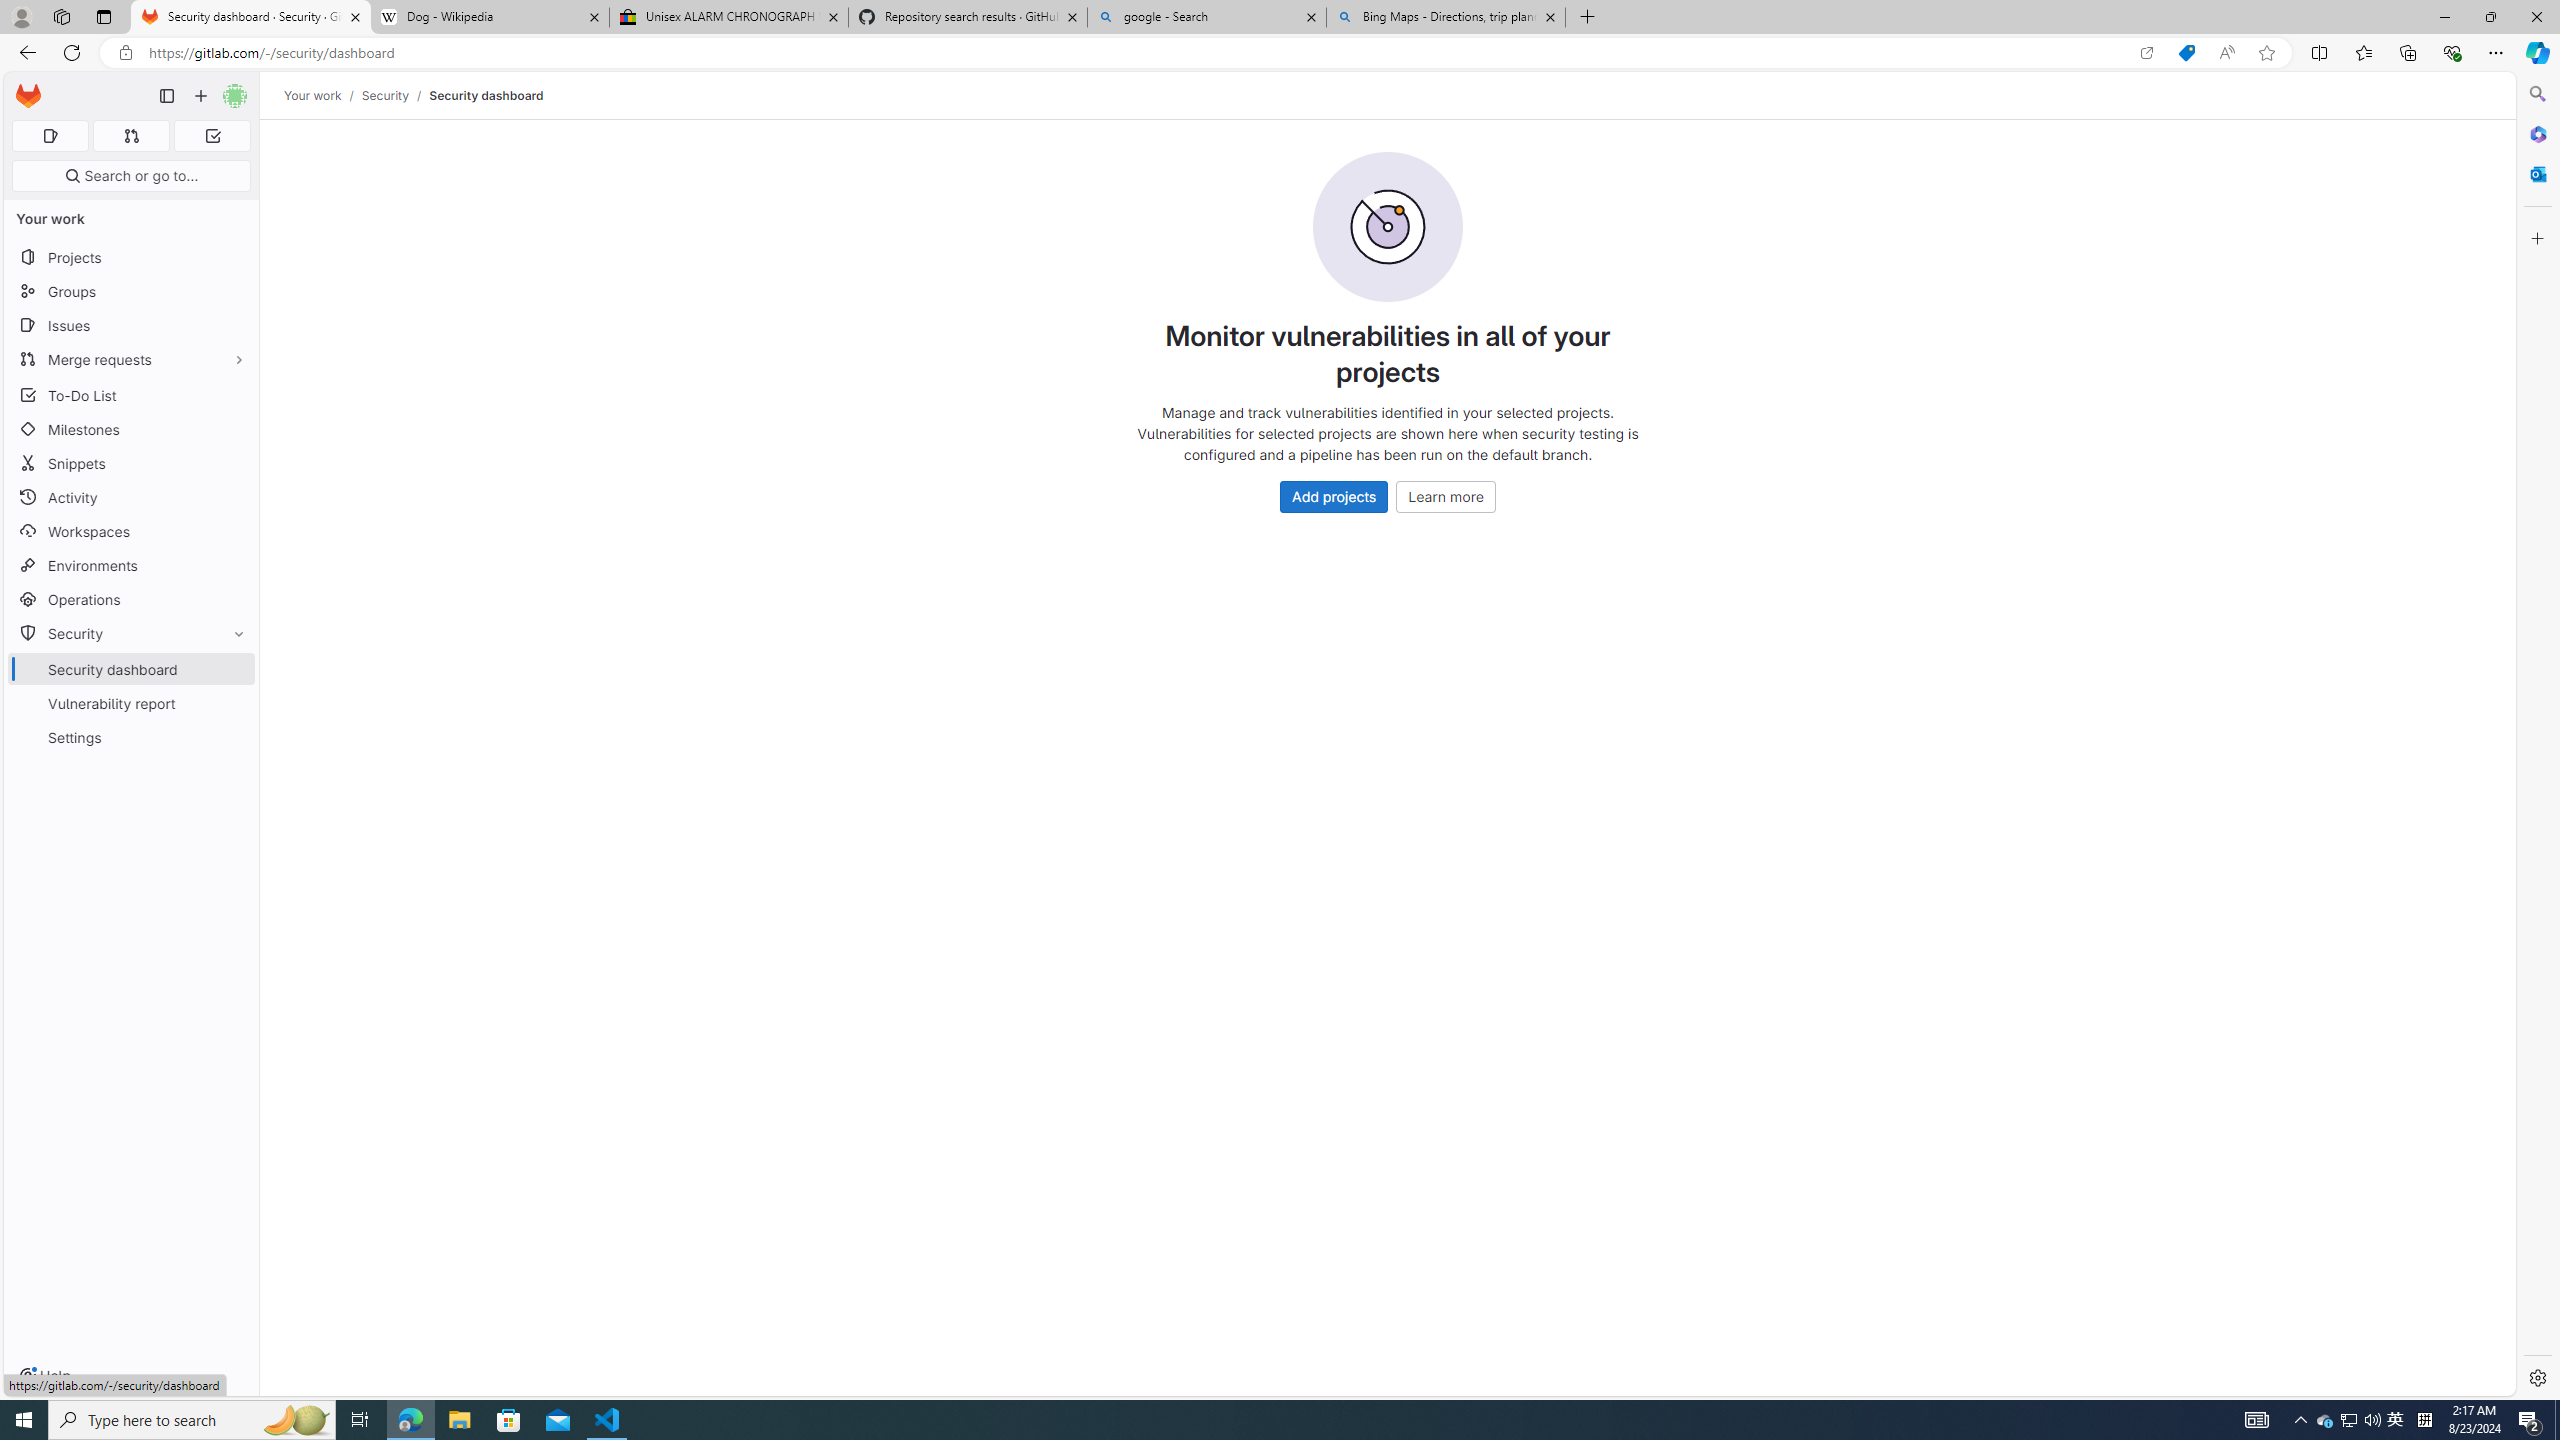 The width and height of the screenshot is (2560, 1440). What do you see at coordinates (211, 135) in the screenshot?
I see `'To-Do list 0'` at bounding box center [211, 135].